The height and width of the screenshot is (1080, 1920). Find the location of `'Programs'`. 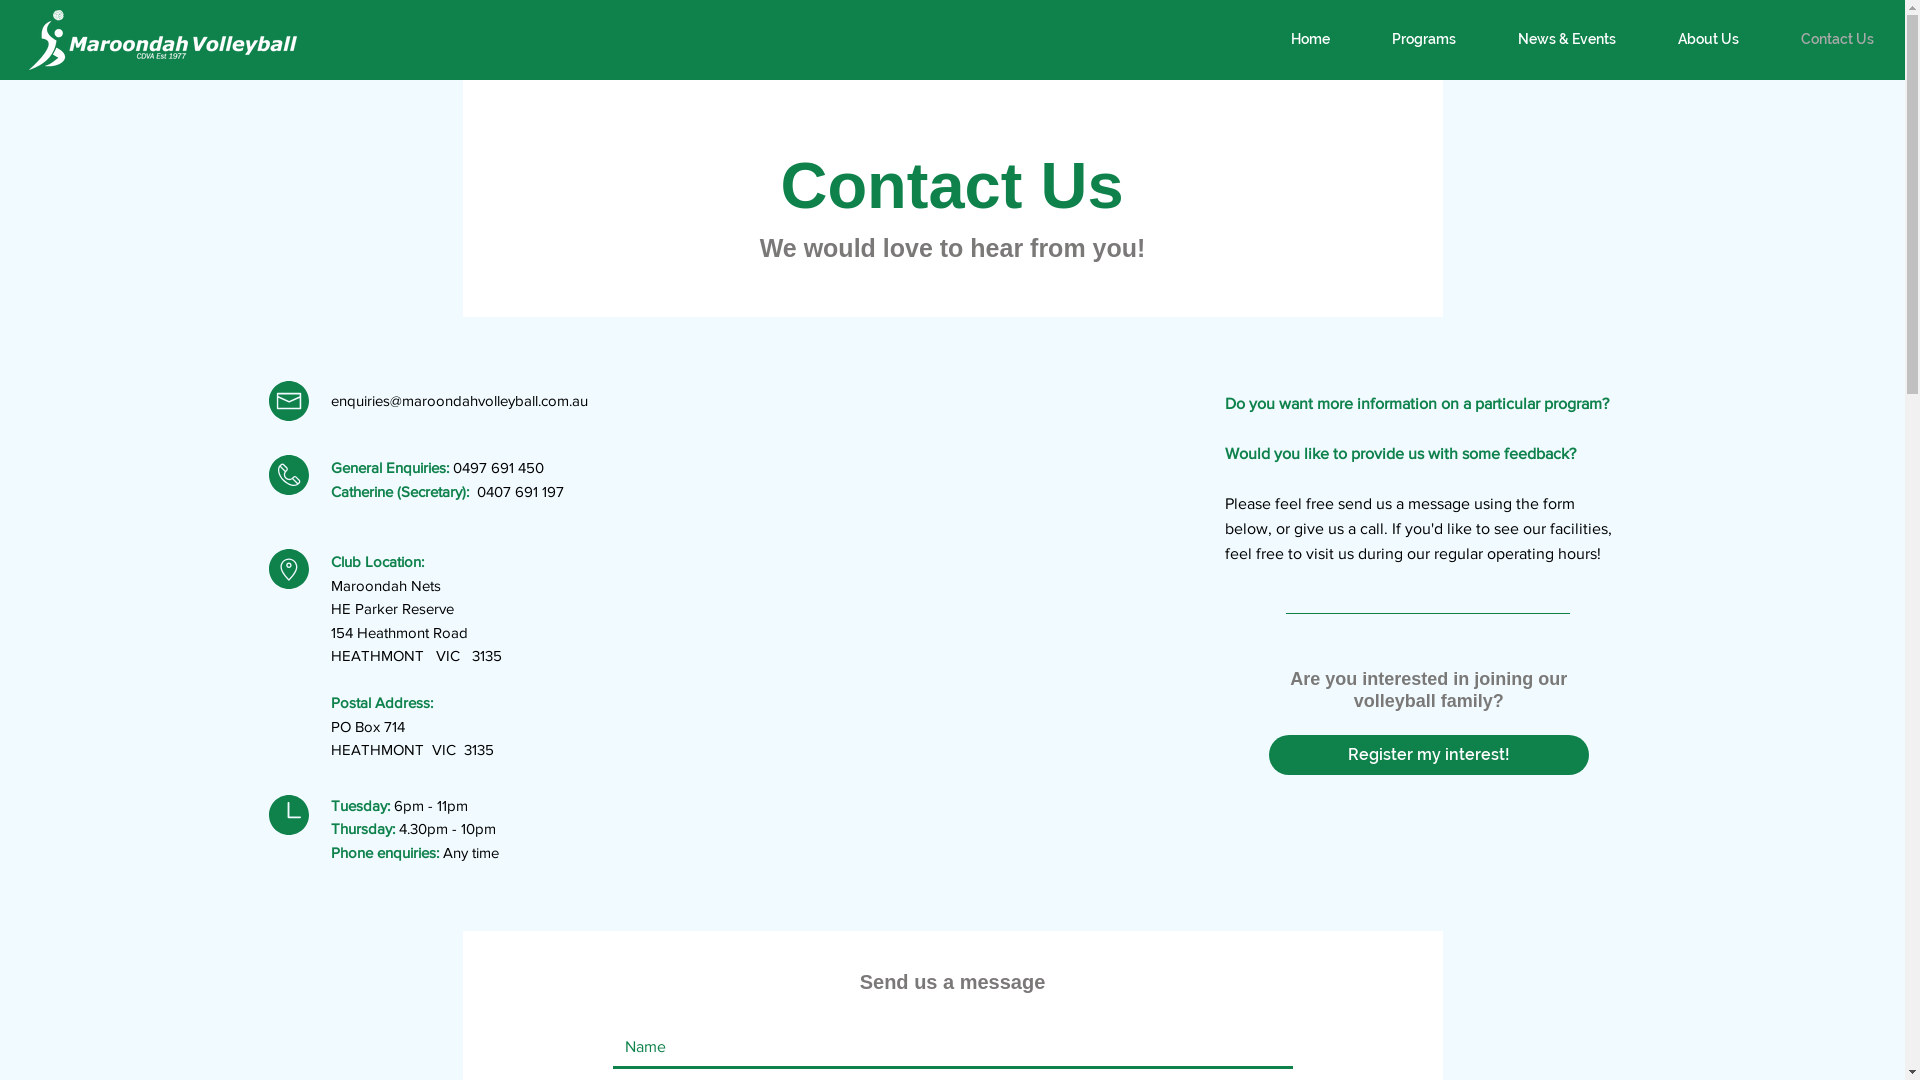

'Programs' is located at coordinates (1423, 39).